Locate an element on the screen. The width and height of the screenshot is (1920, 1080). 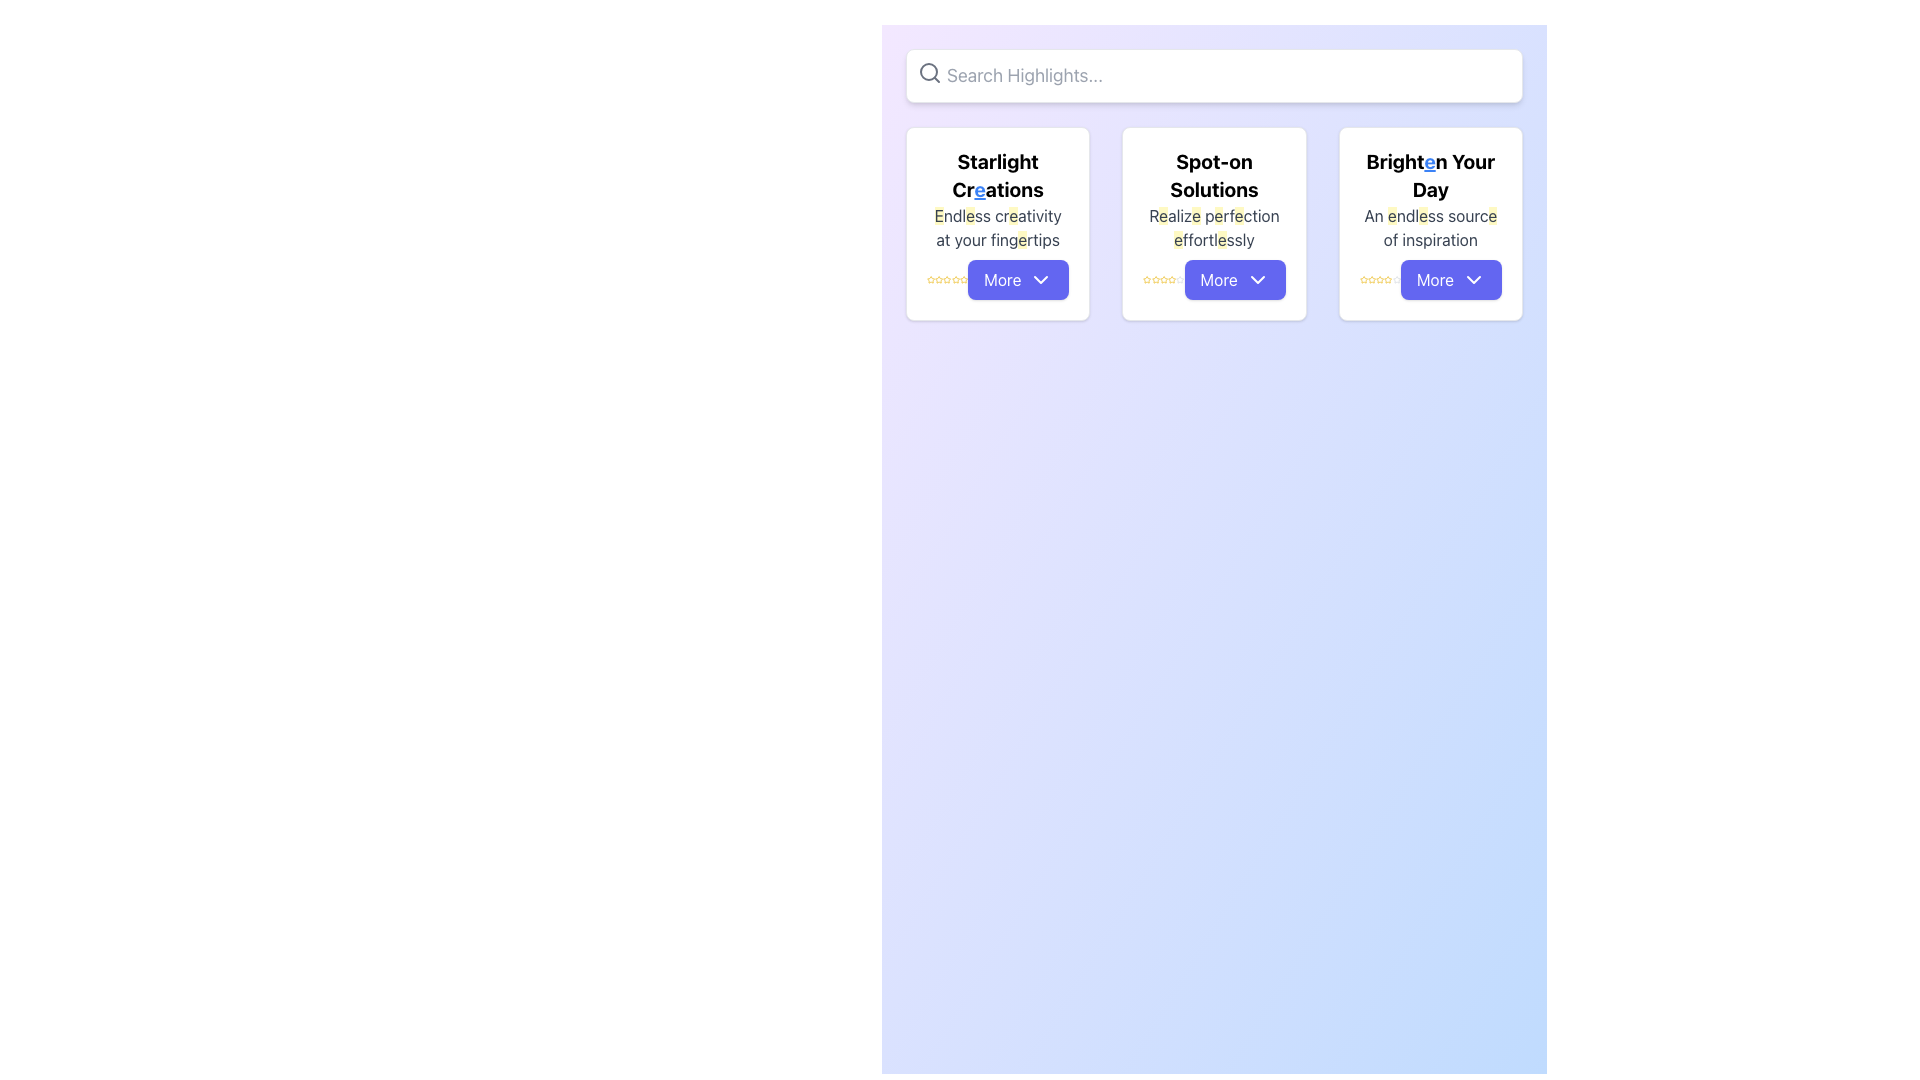
the 'More' button located at the bottom of the third card titled 'Brighten Your Day', directly below the subtitle 'An endless source of inspiration' is located at coordinates (1429, 280).